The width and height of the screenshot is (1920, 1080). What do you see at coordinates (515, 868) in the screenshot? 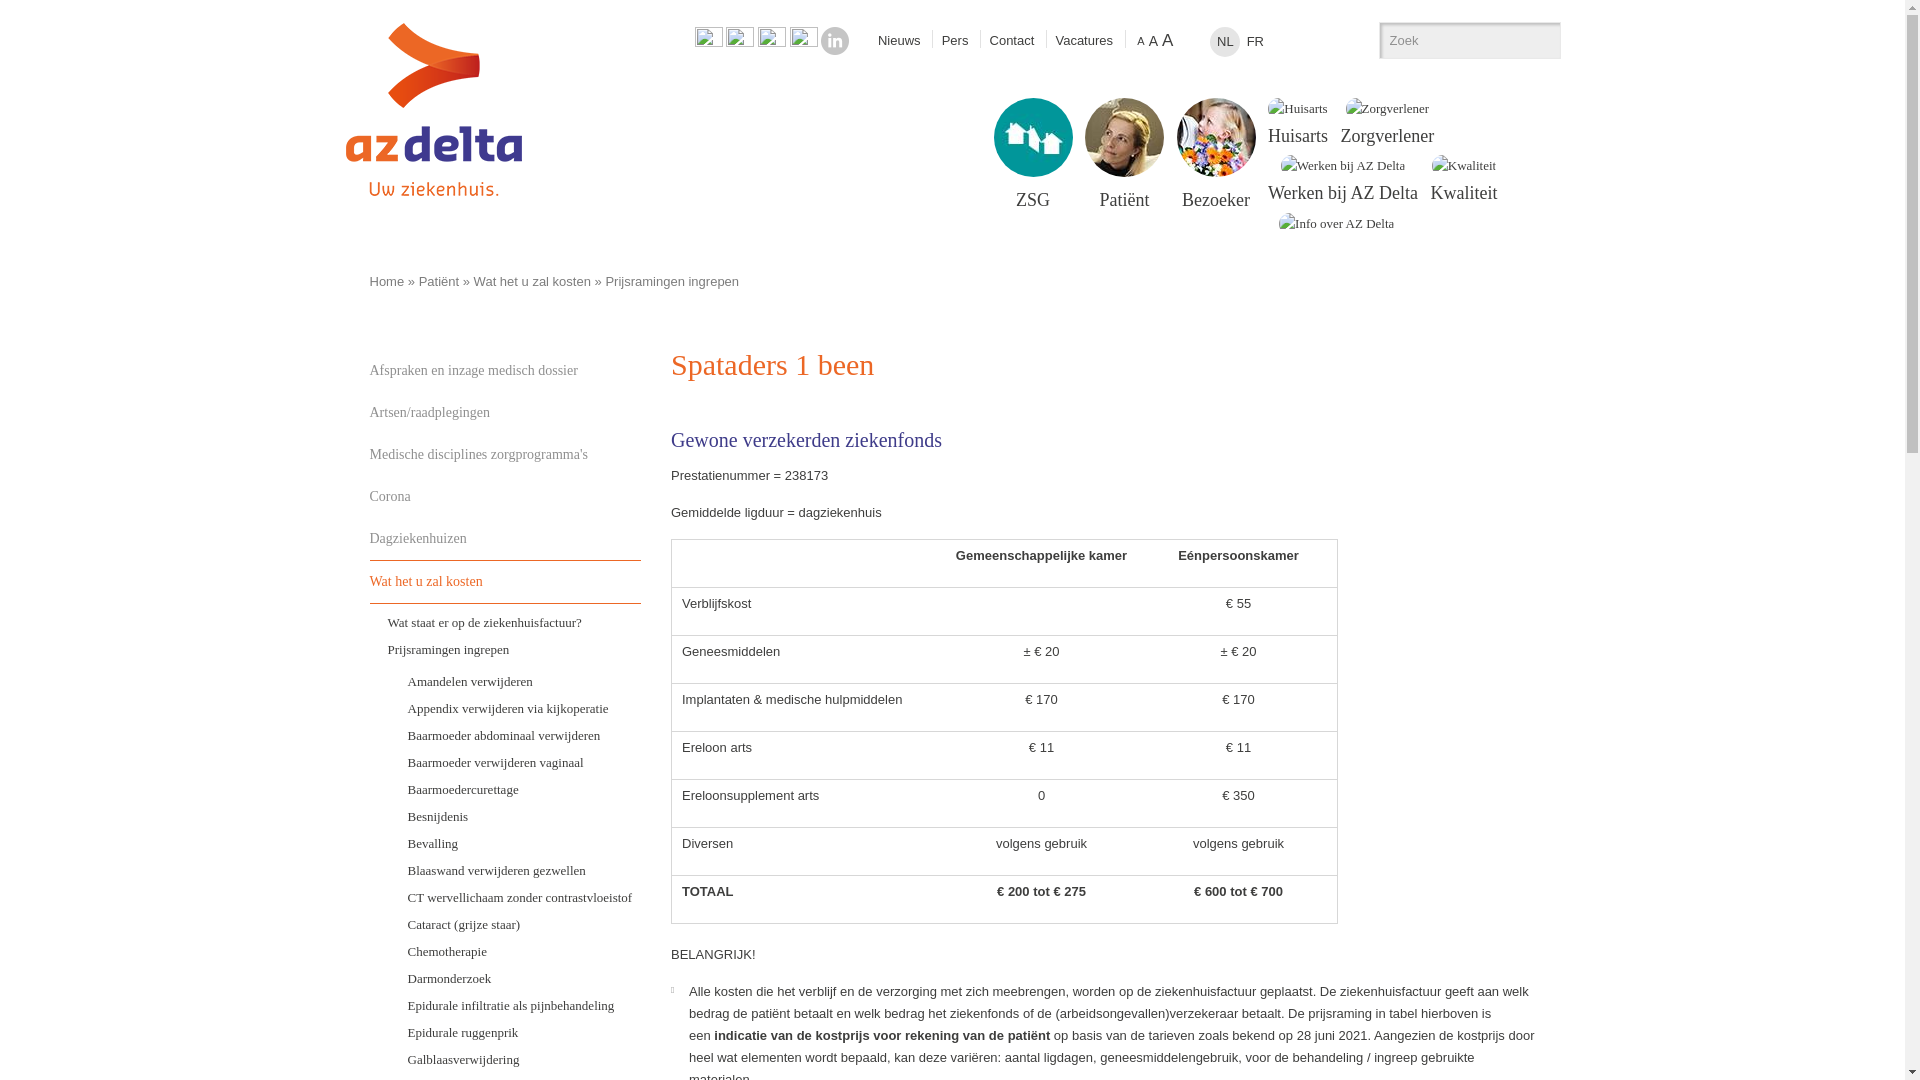
I see `'Blaaswand verwijderen gezwellen'` at bounding box center [515, 868].